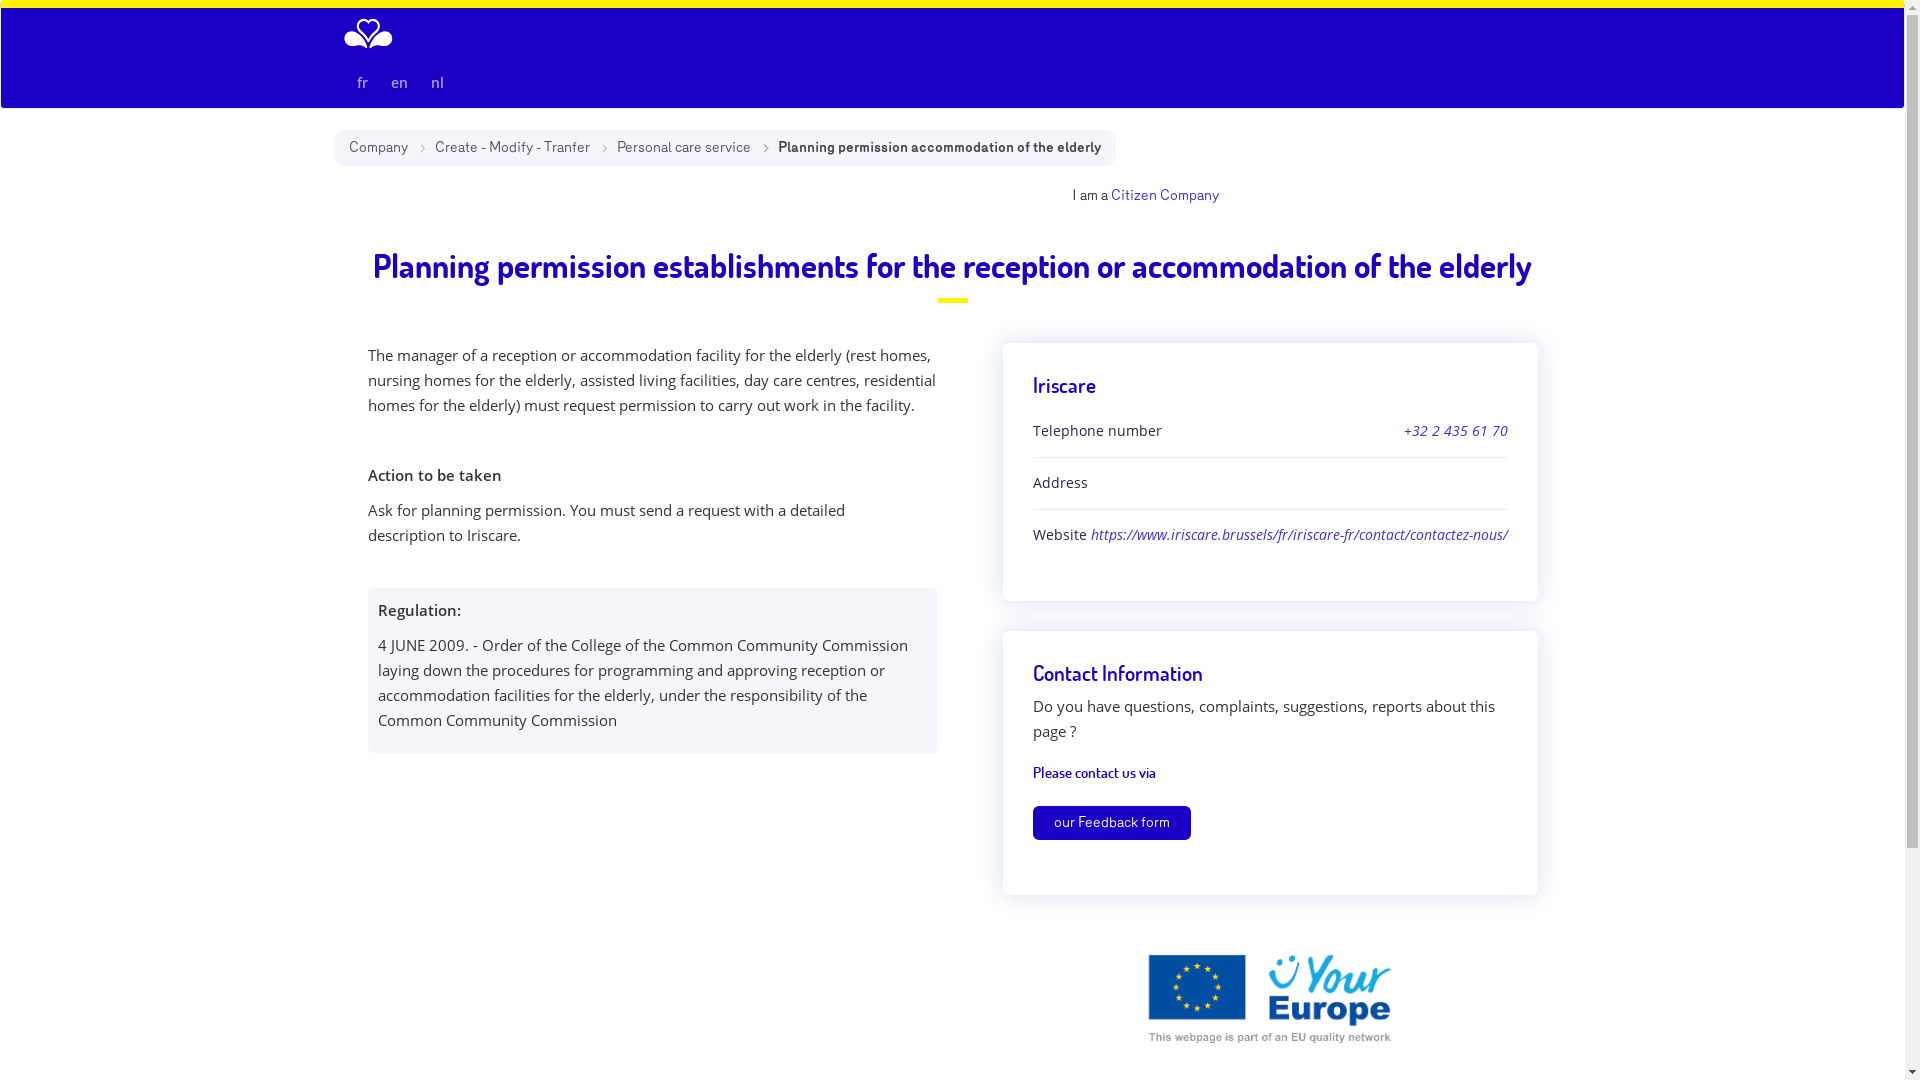  Describe the element at coordinates (379, 81) in the screenshot. I see `'en'` at that location.